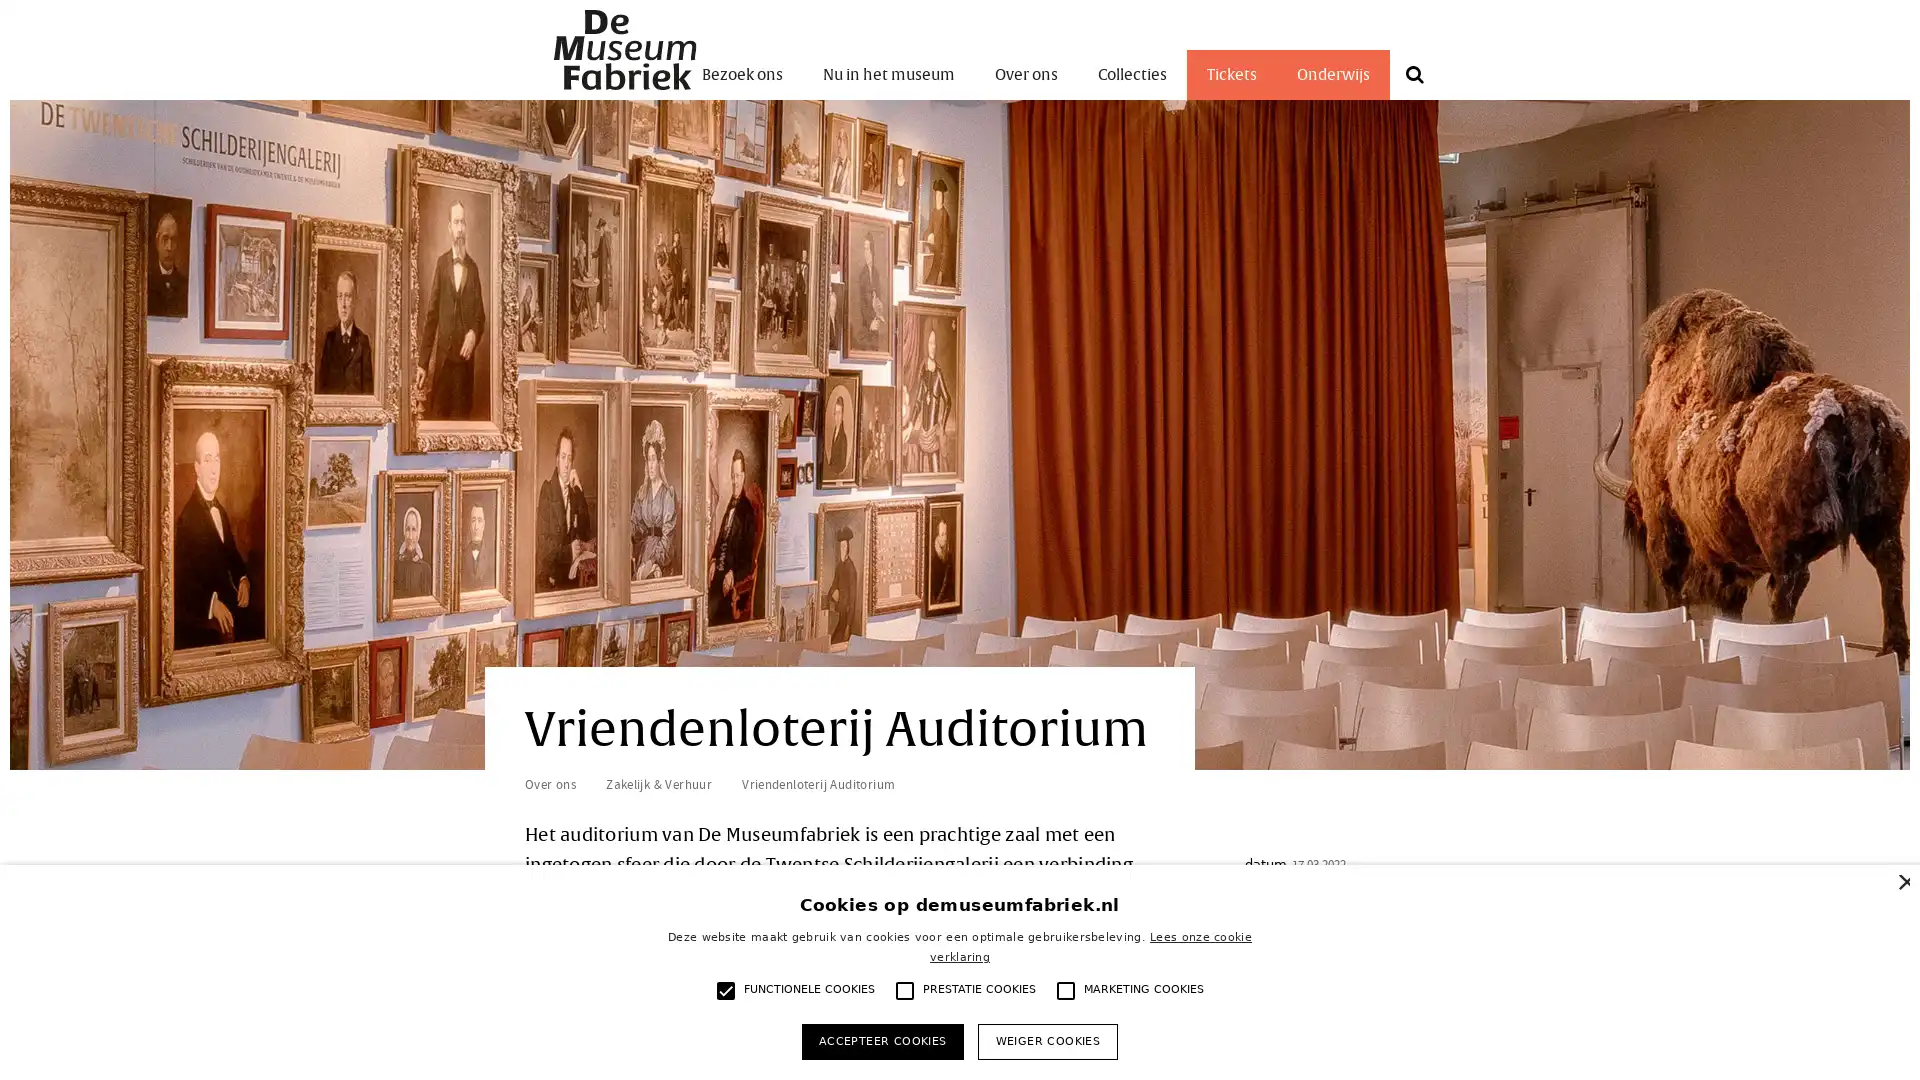 This screenshot has height=1080, width=1920. I want to click on ACCEPTEER COOKIES, so click(881, 1040).